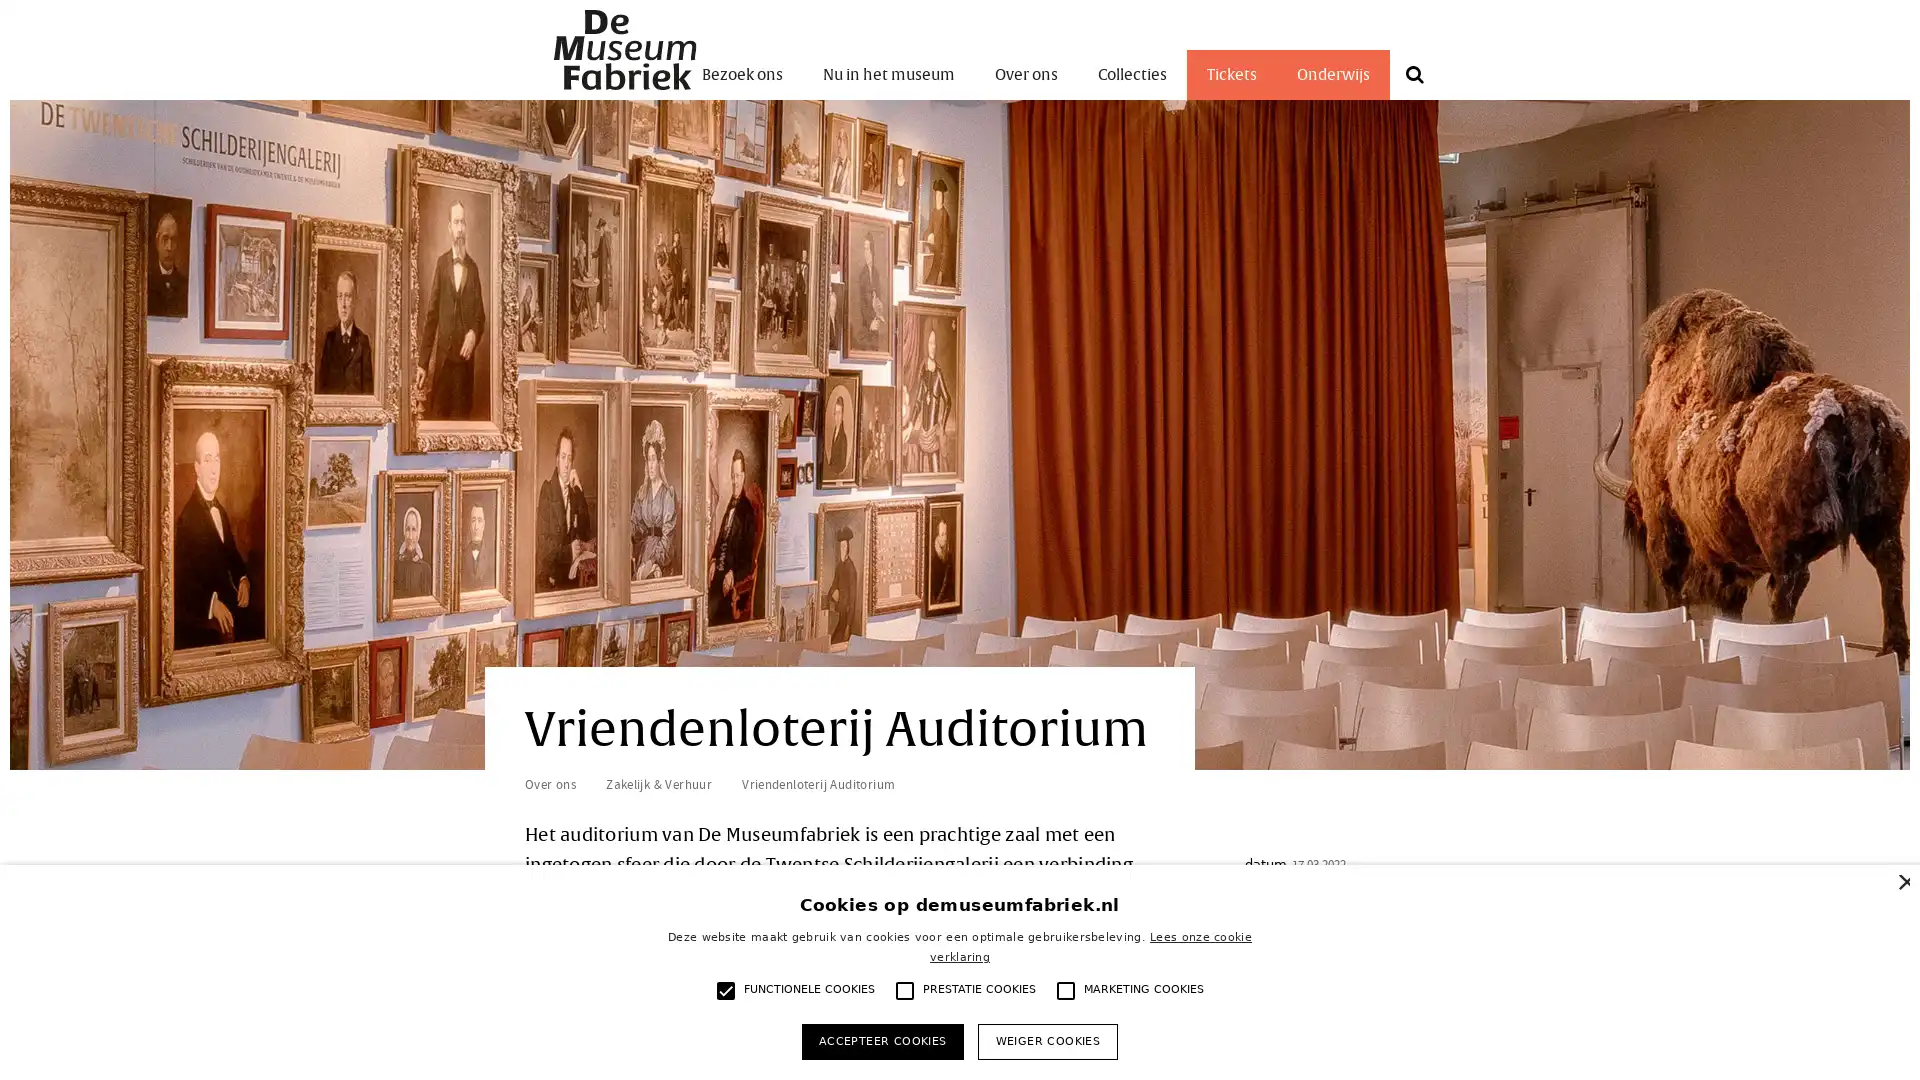 This screenshot has height=1080, width=1920. I want to click on ACCEPTEER COOKIES, so click(881, 1040).